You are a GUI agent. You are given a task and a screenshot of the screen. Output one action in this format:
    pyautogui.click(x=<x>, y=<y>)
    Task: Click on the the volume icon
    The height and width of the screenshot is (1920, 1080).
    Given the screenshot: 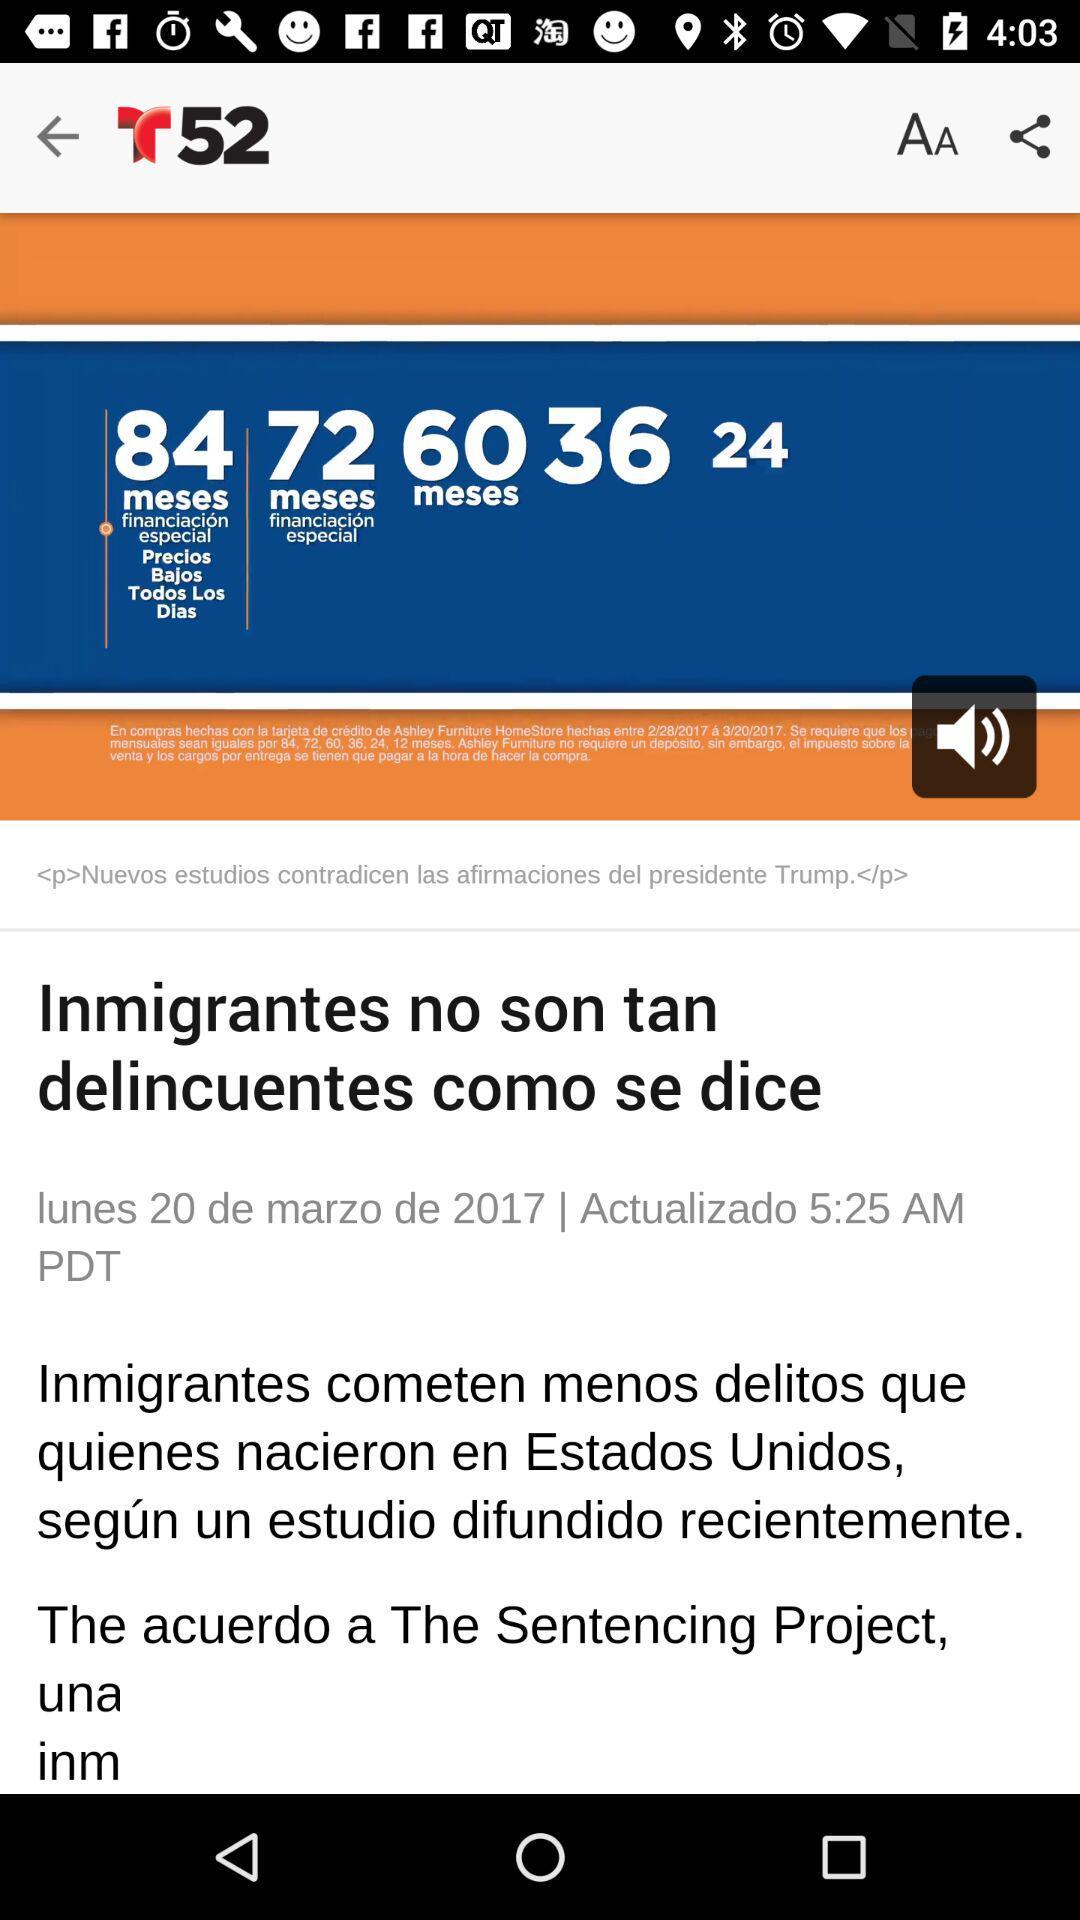 What is the action you would take?
    pyautogui.click(x=974, y=735)
    